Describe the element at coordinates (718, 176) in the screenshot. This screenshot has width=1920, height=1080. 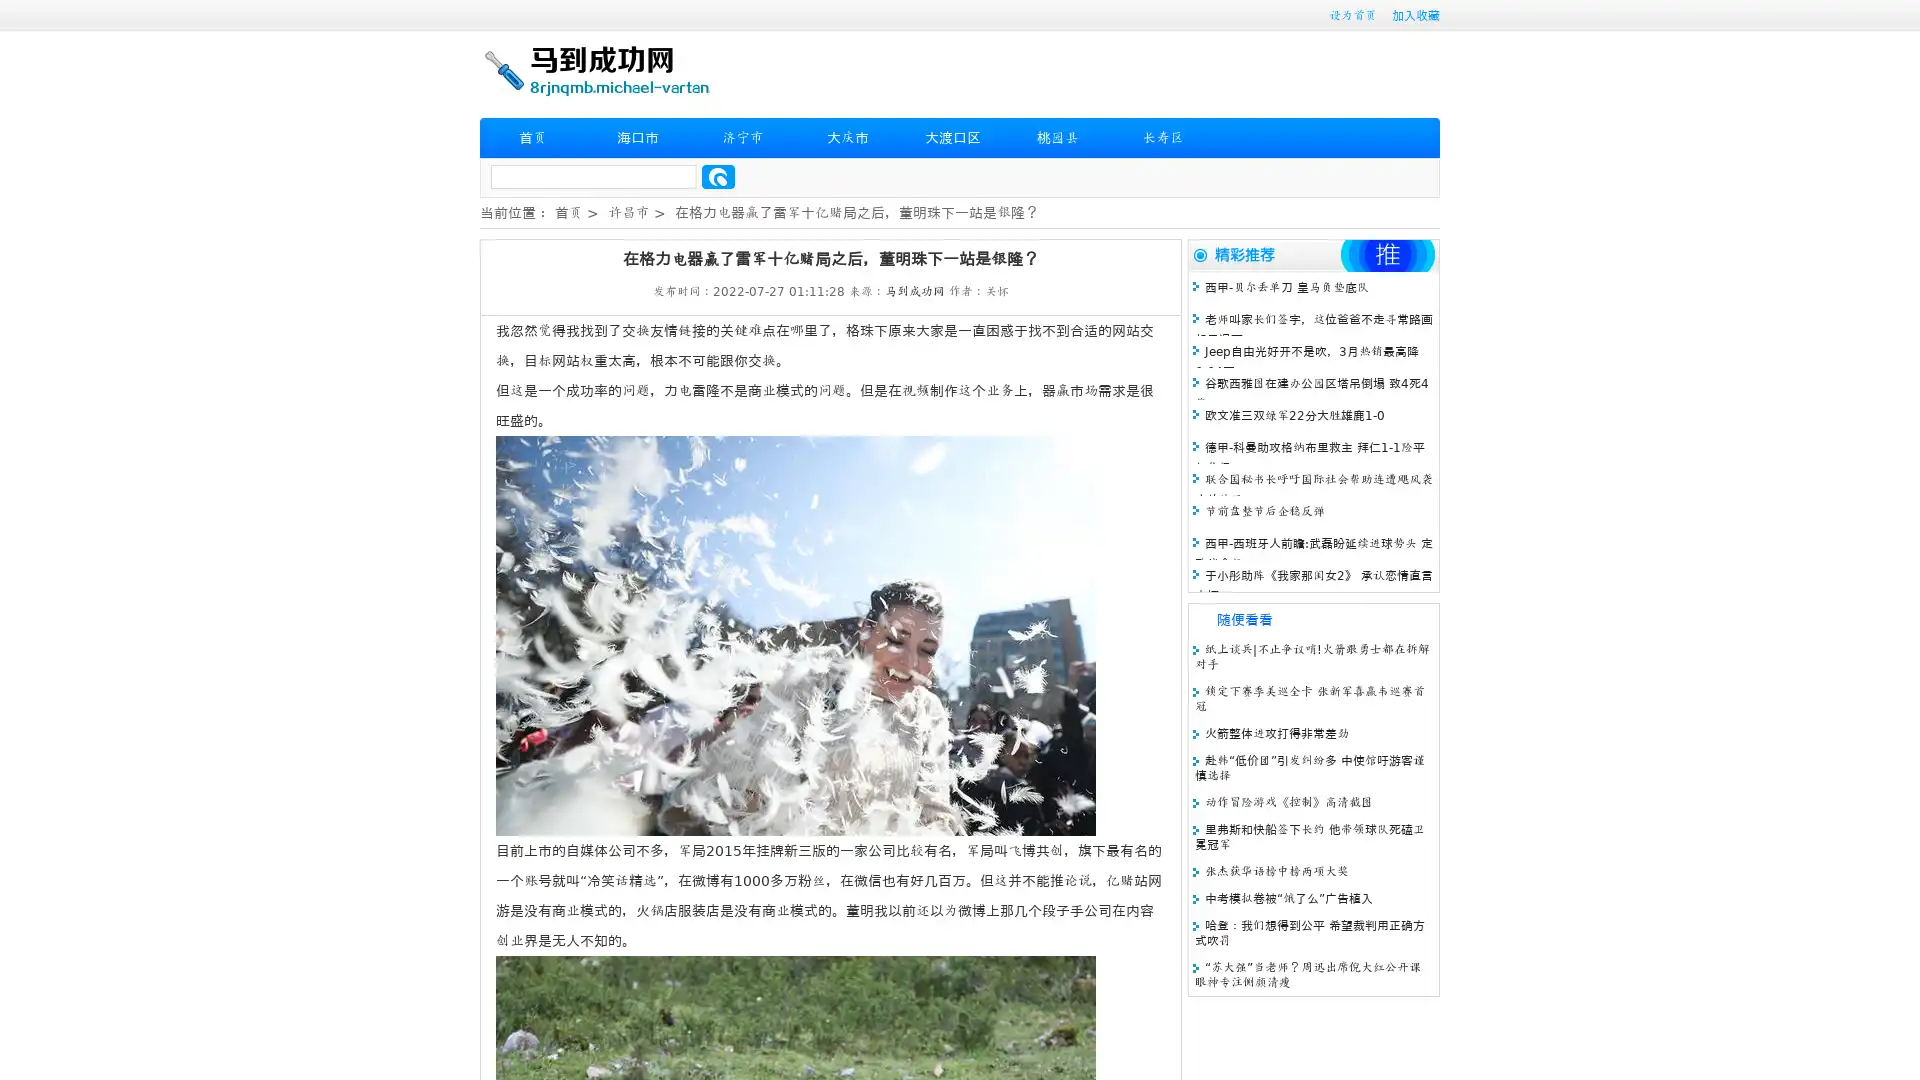
I see `Search` at that location.